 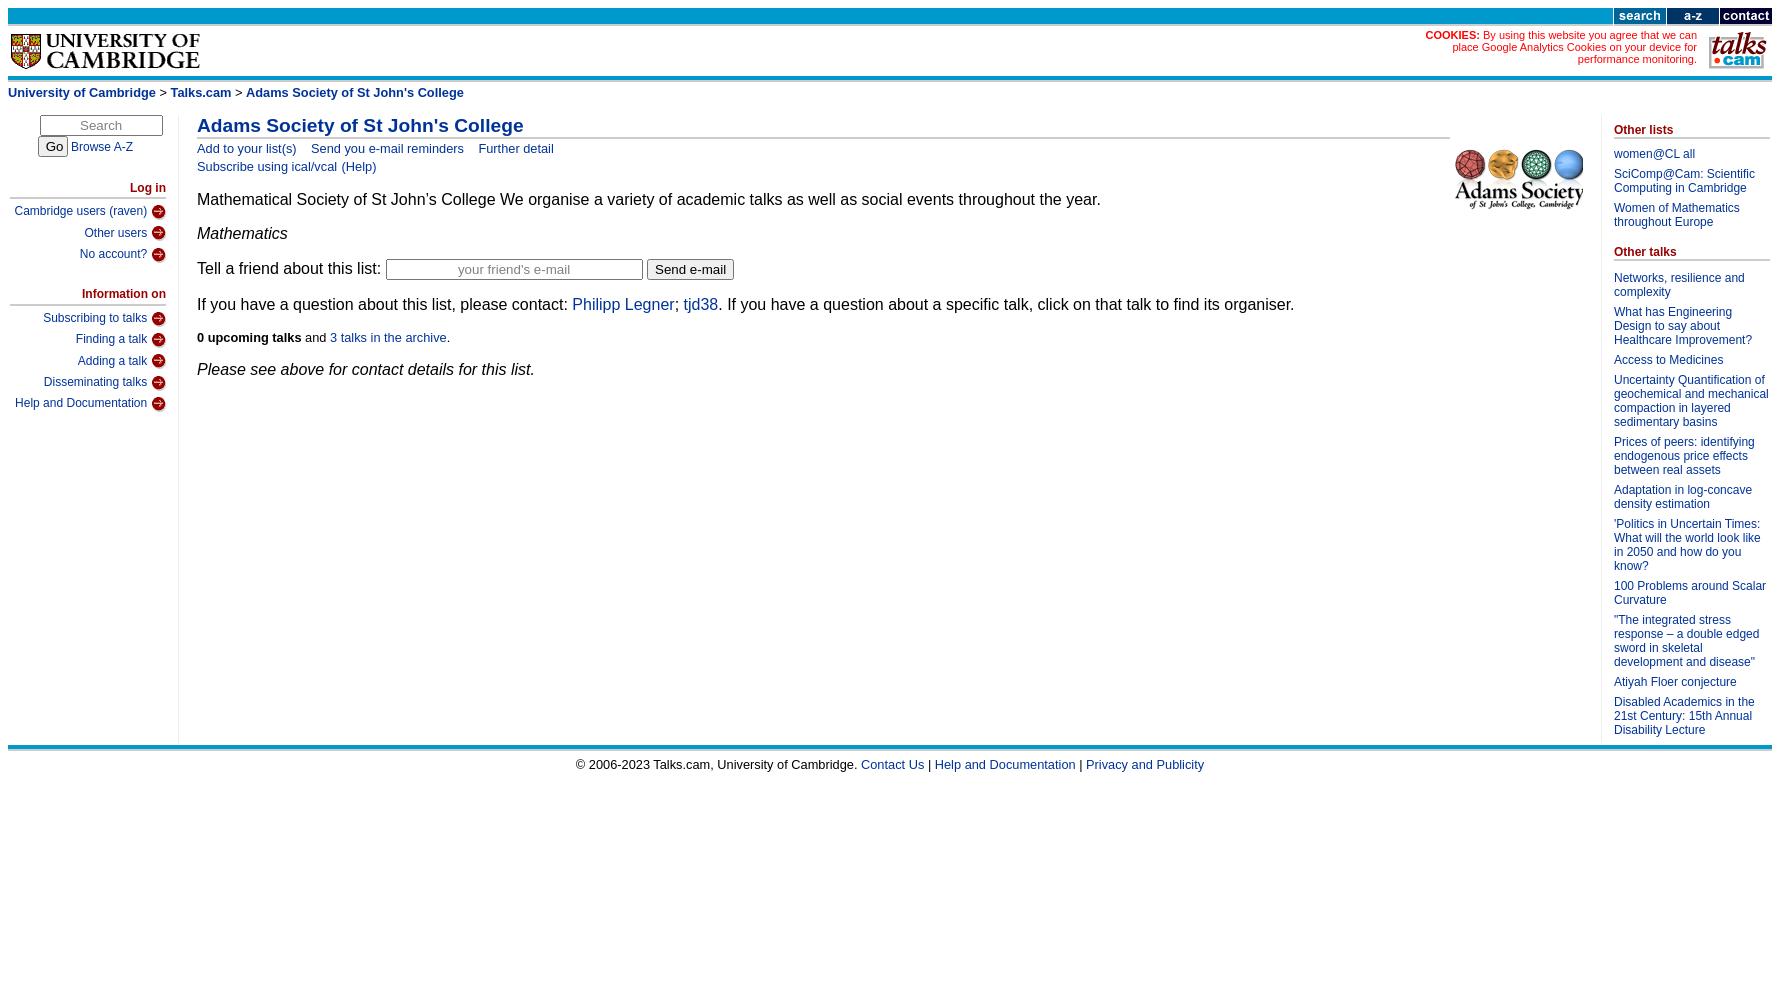 I want to click on 'Add to your list(s)', so click(x=245, y=147).